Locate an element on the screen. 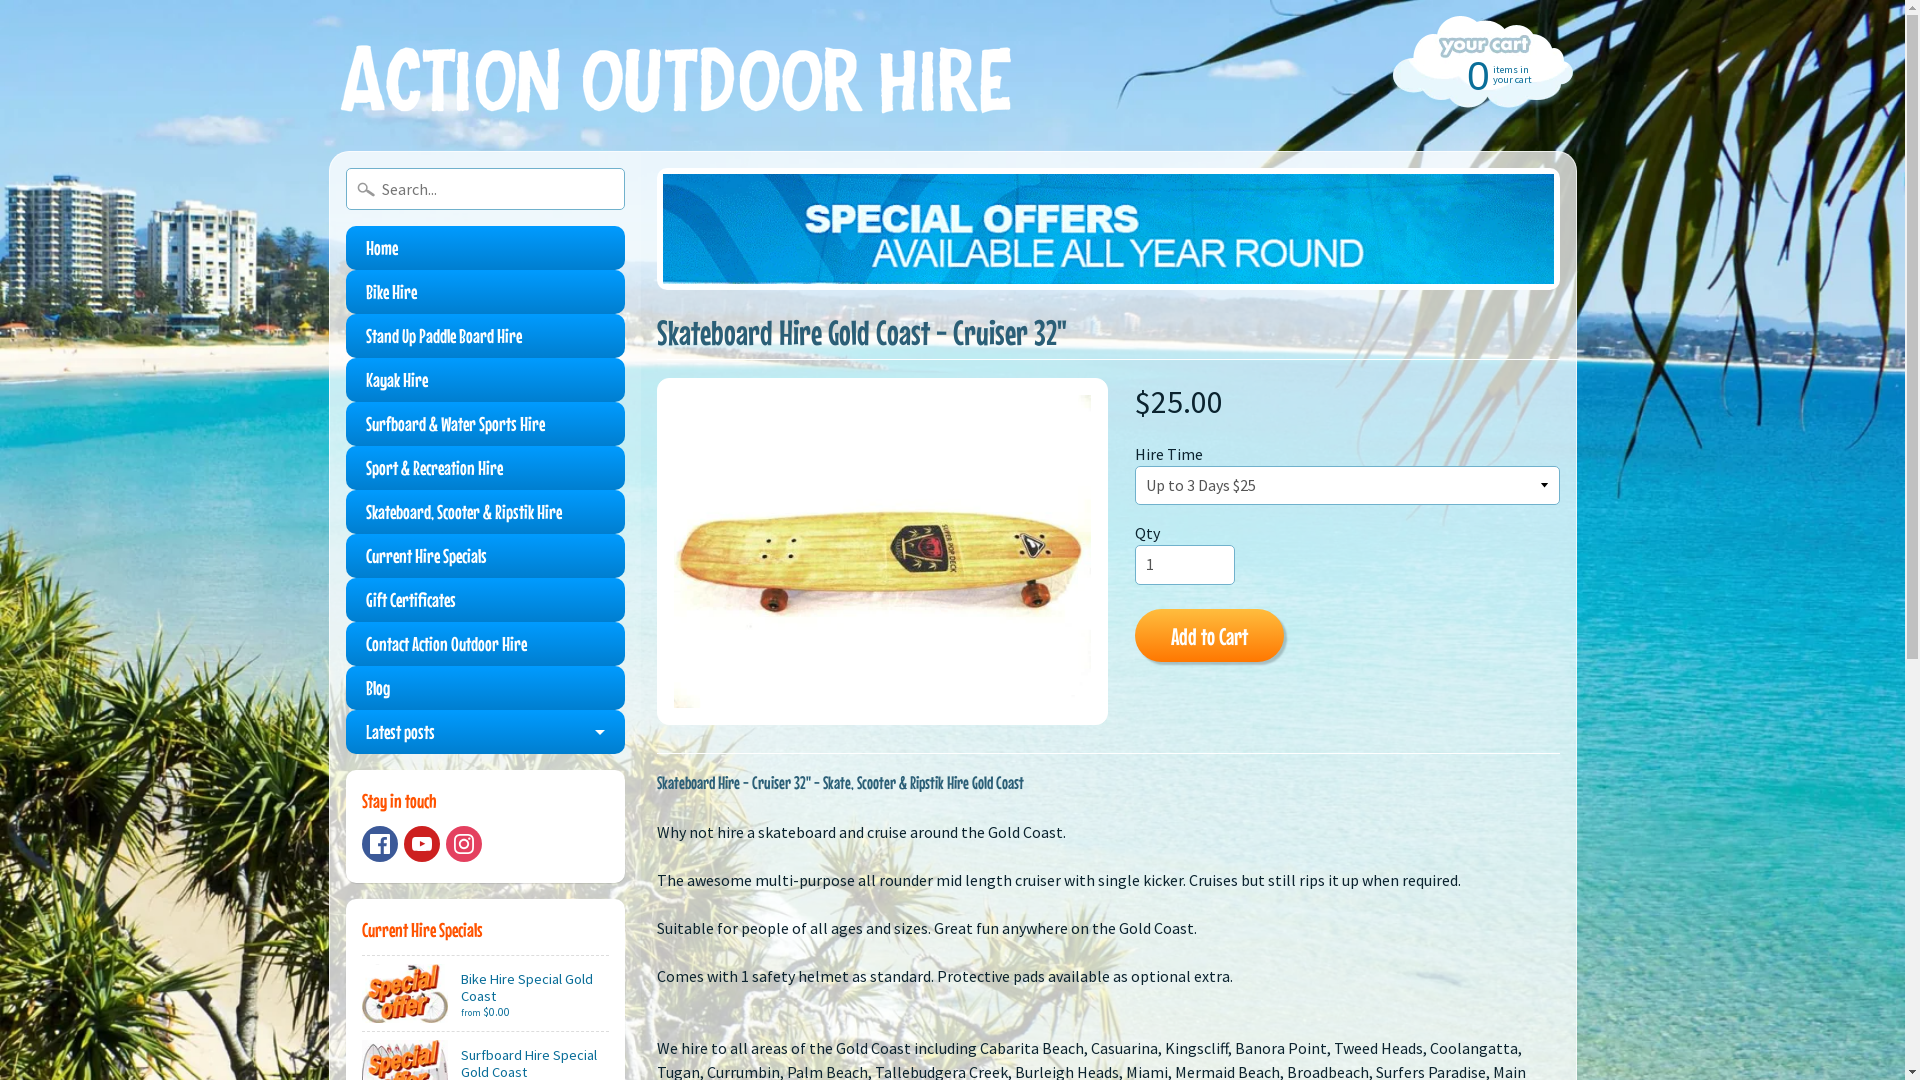 This screenshot has width=1920, height=1080. 'Action Outdoor Hire' is located at coordinates (677, 74).